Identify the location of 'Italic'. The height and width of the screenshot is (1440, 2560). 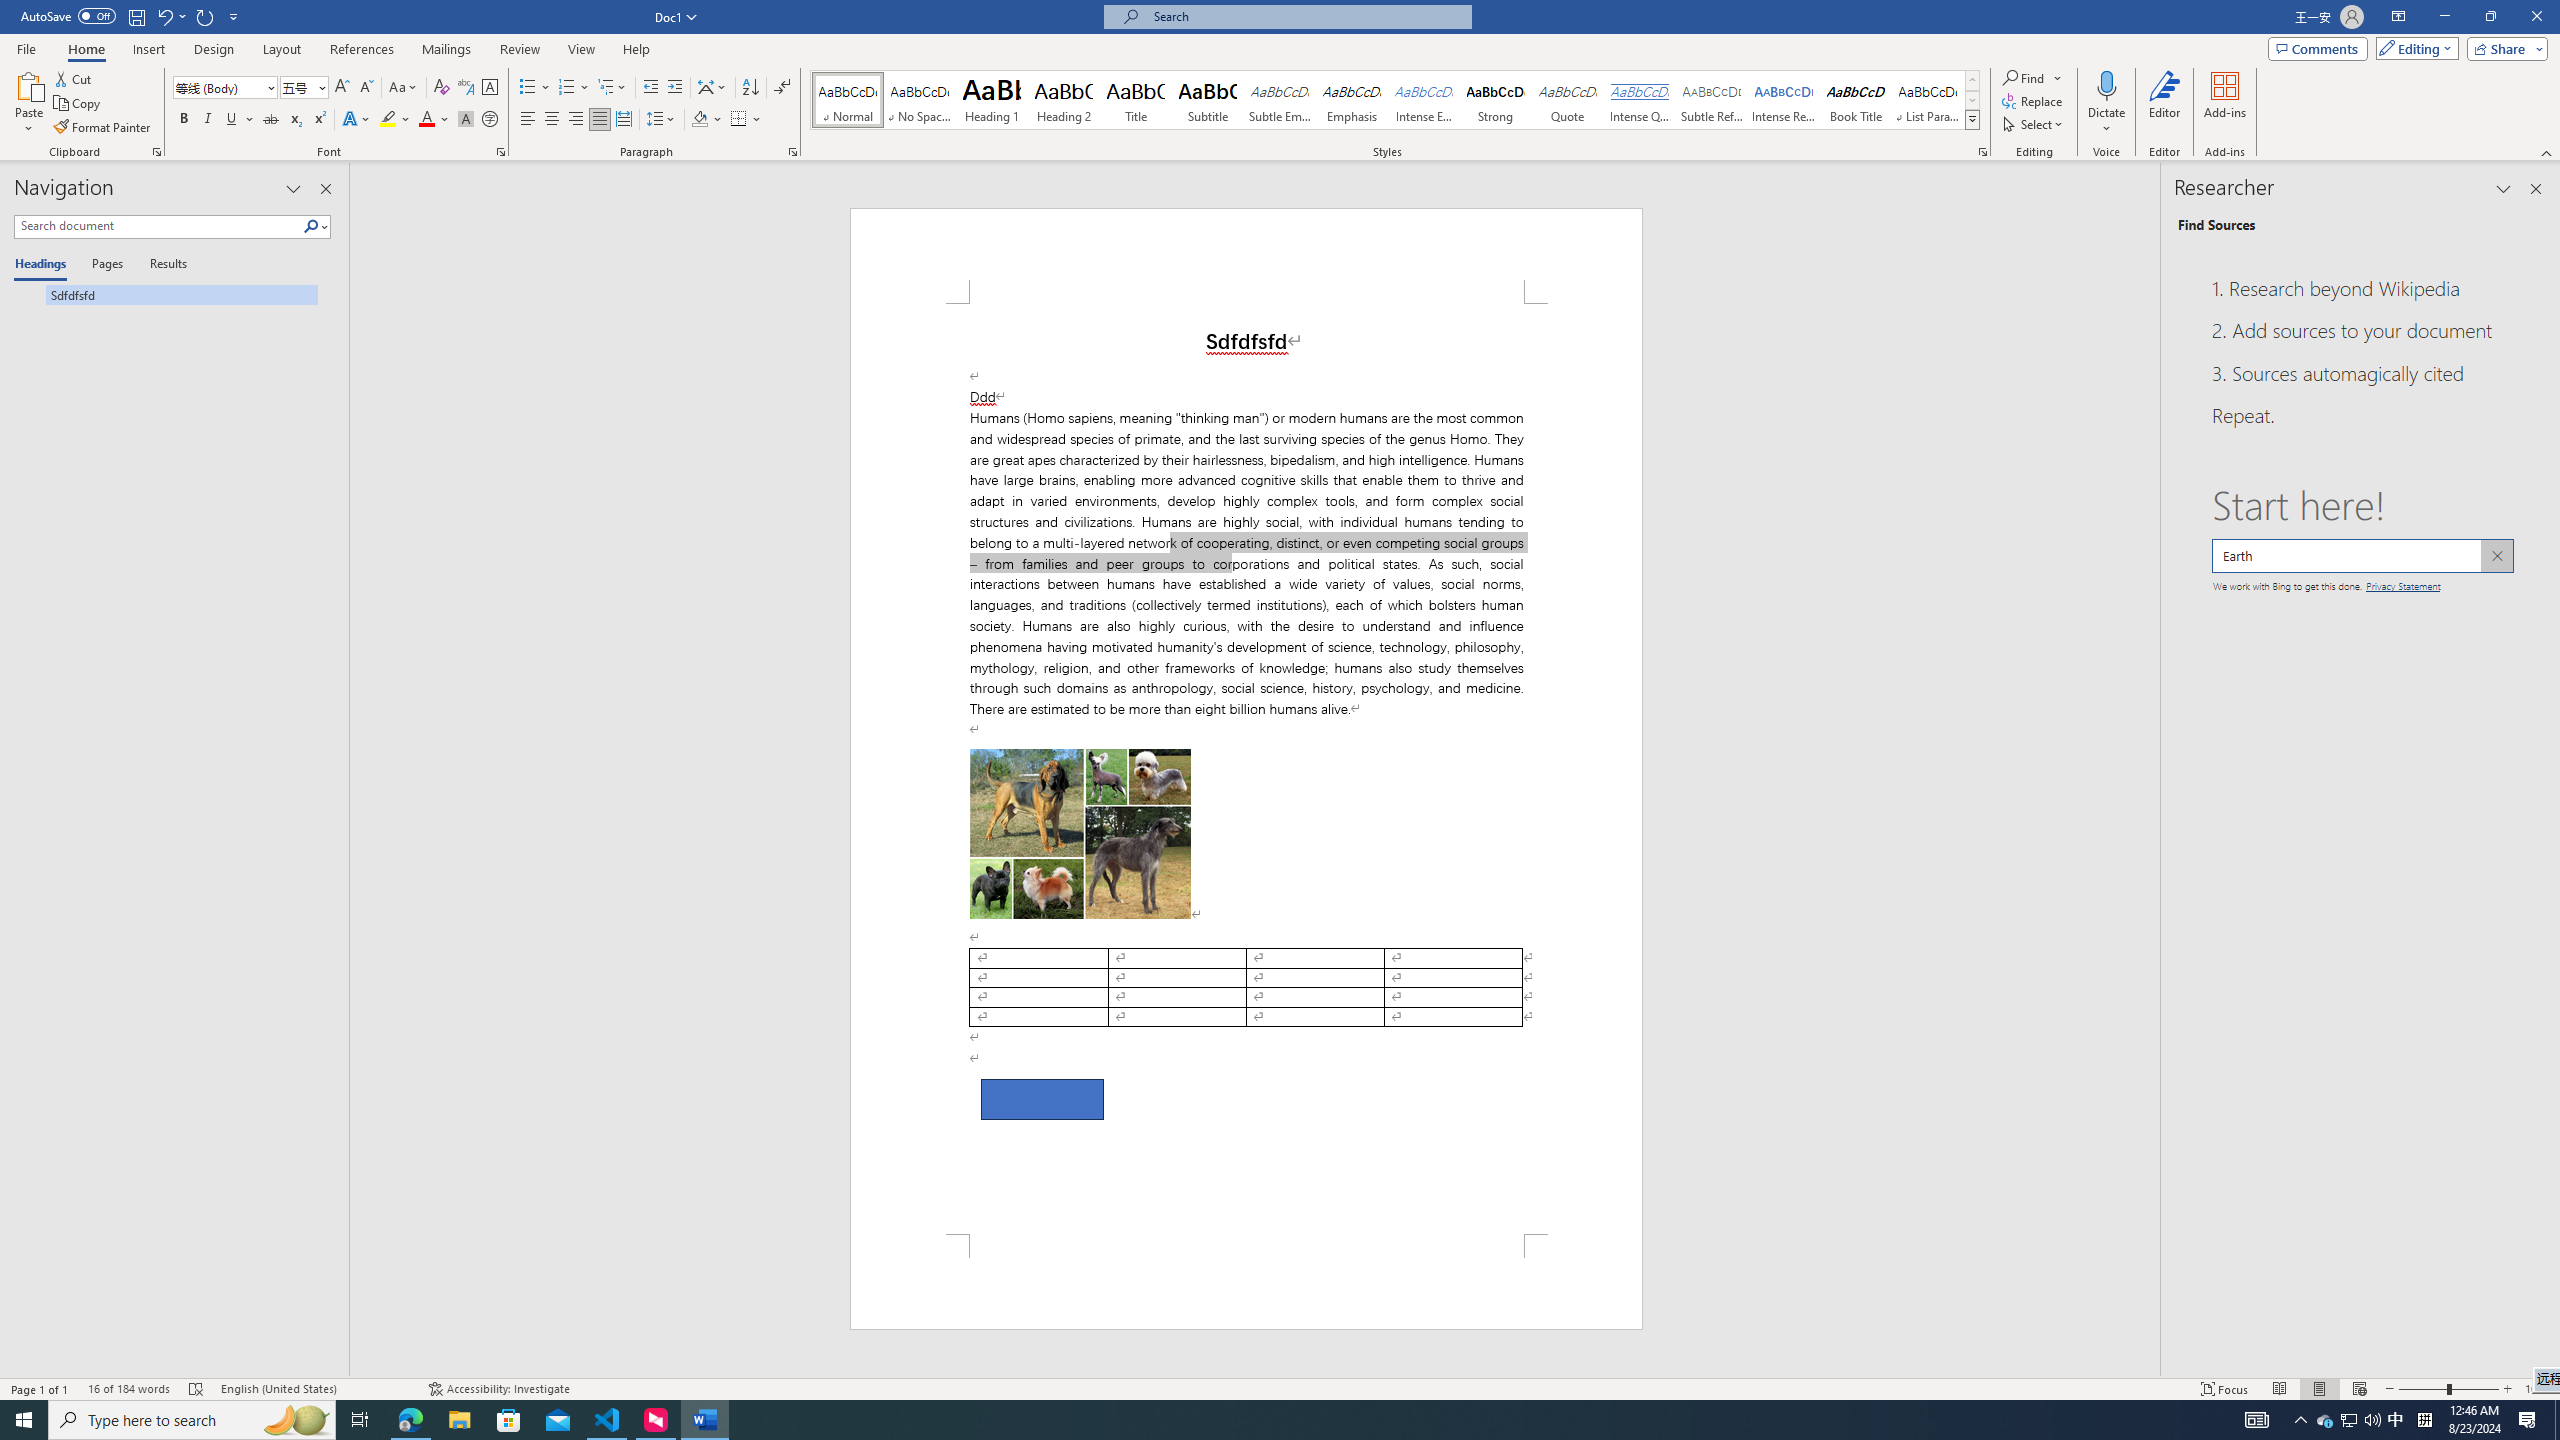
(207, 118).